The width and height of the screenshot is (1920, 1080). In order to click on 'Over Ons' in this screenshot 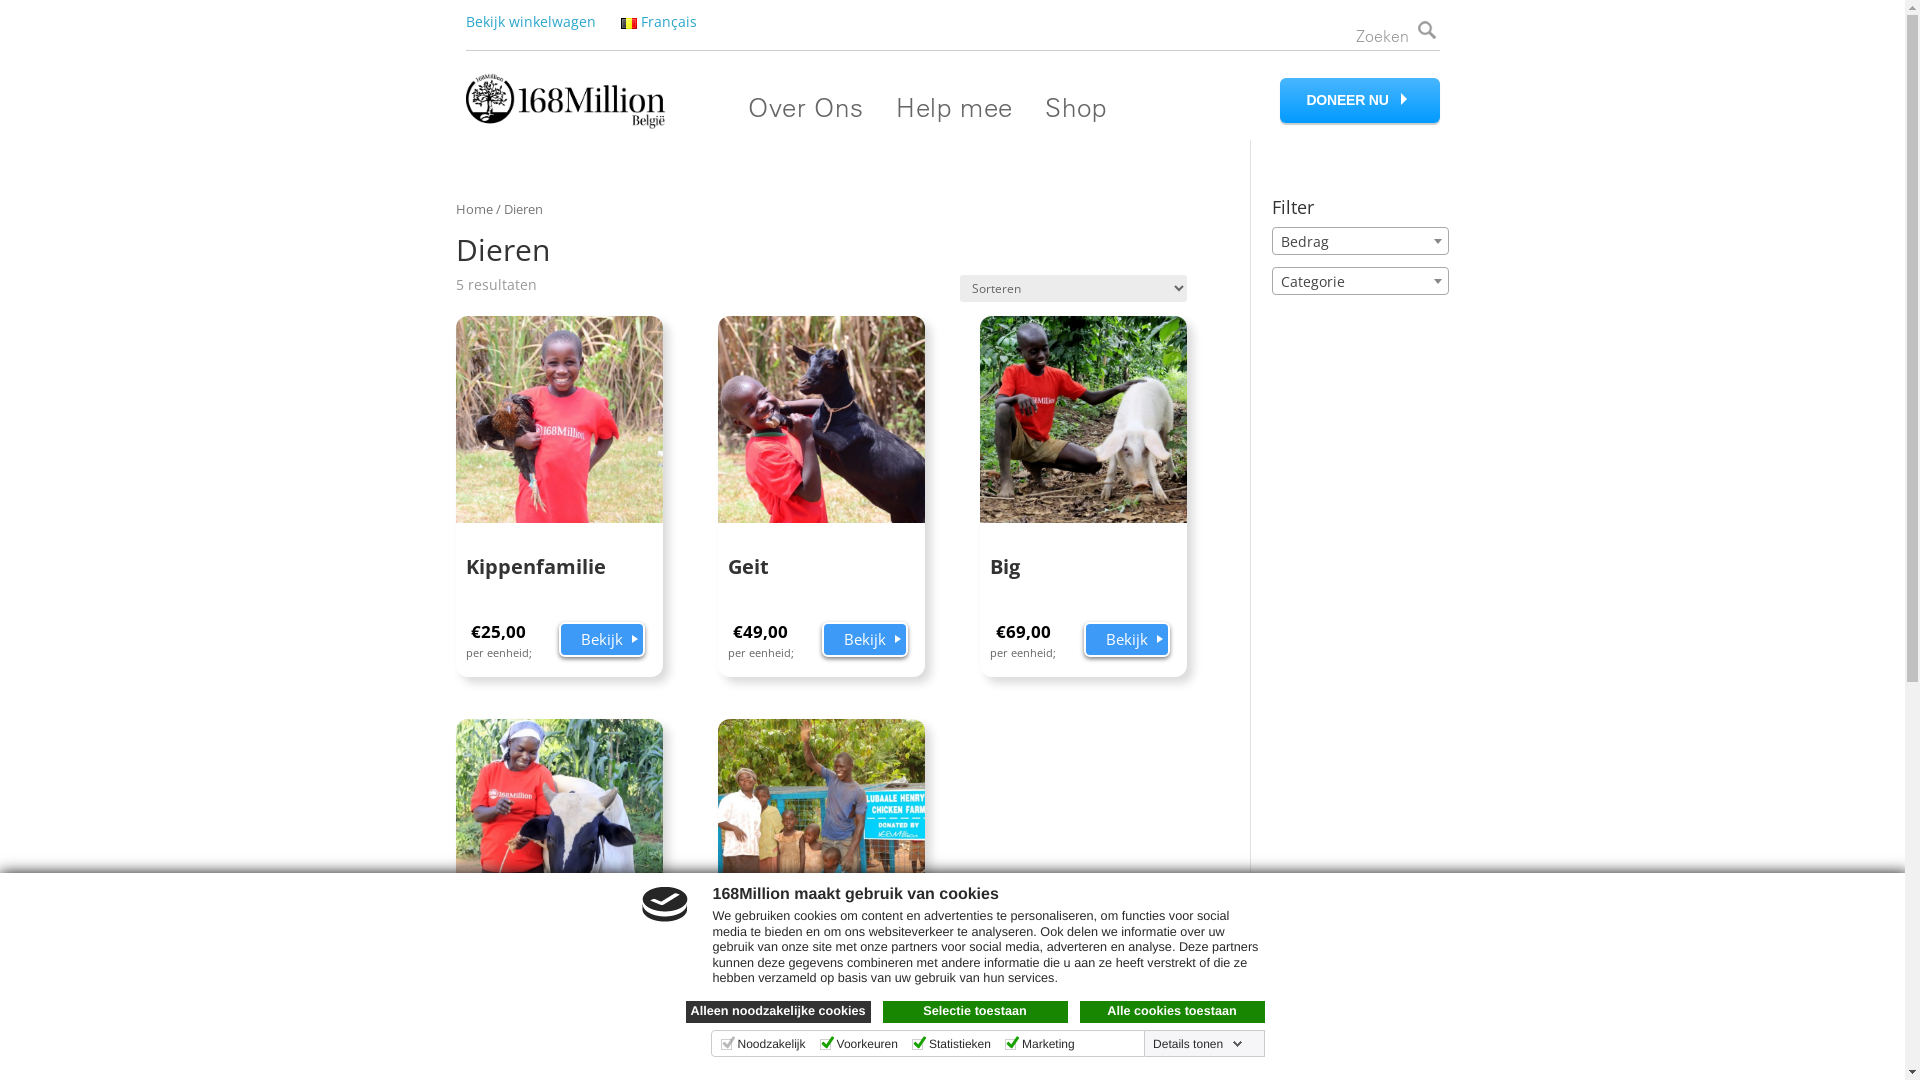, I will do `click(805, 107)`.